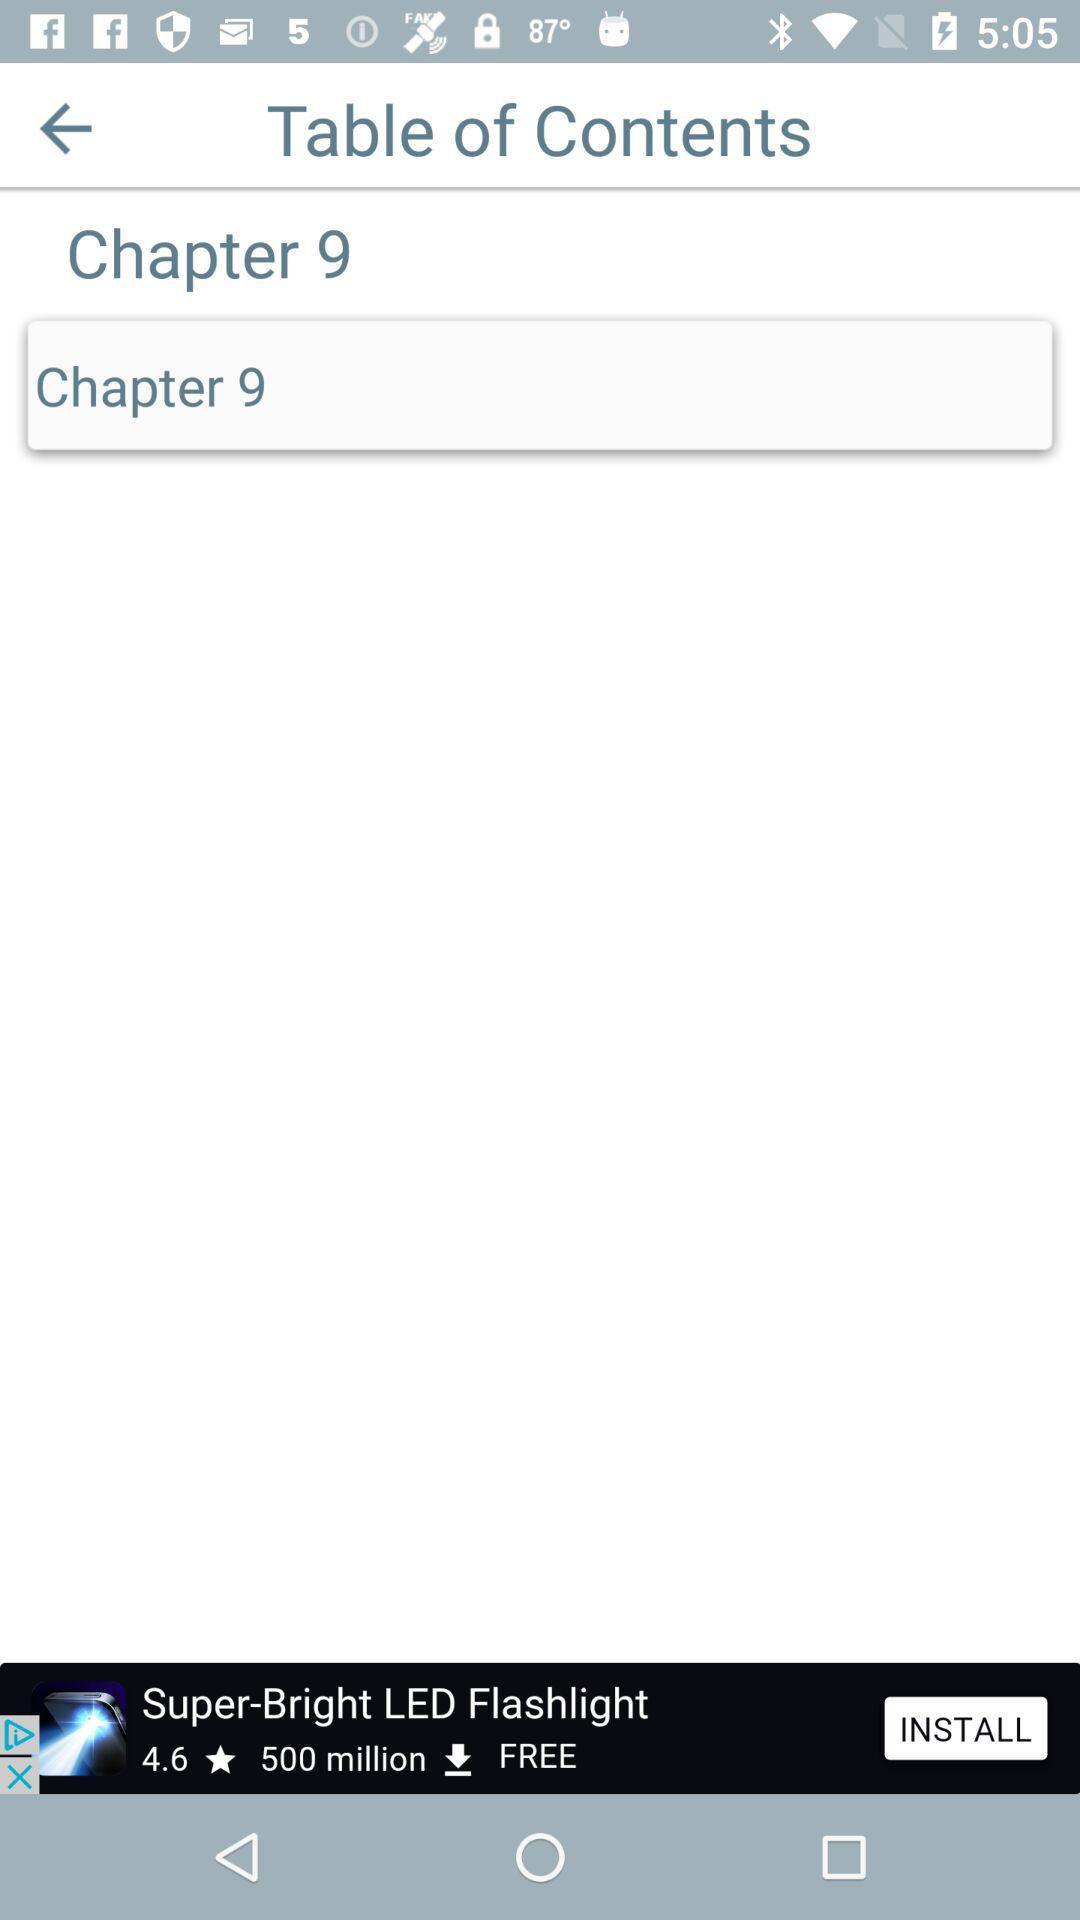 This screenshot has width=1080, height=1920. Describe the element at coordinates (64, 127) in the screenshot. I see `the arrow_backward icon` at that location.